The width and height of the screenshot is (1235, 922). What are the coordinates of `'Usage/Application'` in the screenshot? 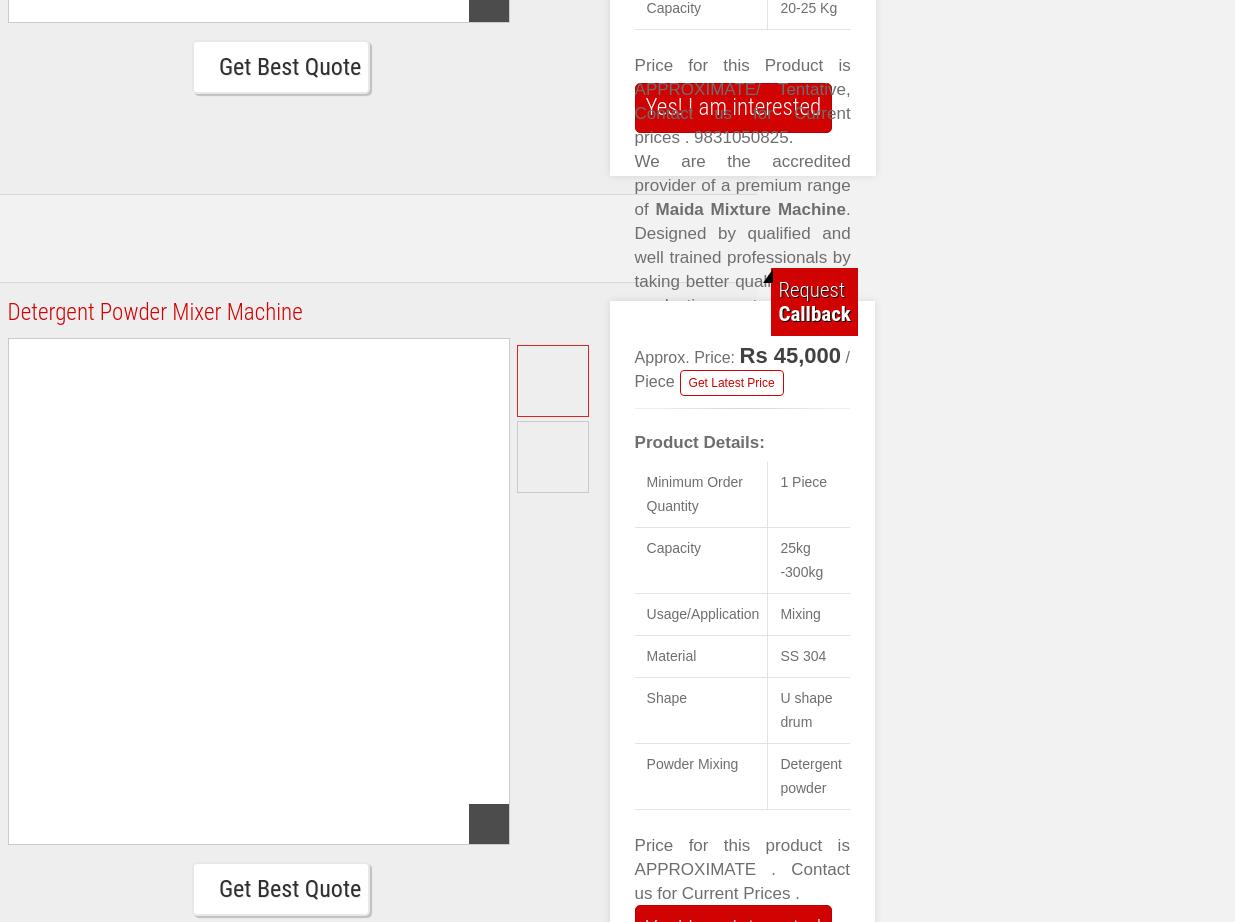 It's located at (646, 613).